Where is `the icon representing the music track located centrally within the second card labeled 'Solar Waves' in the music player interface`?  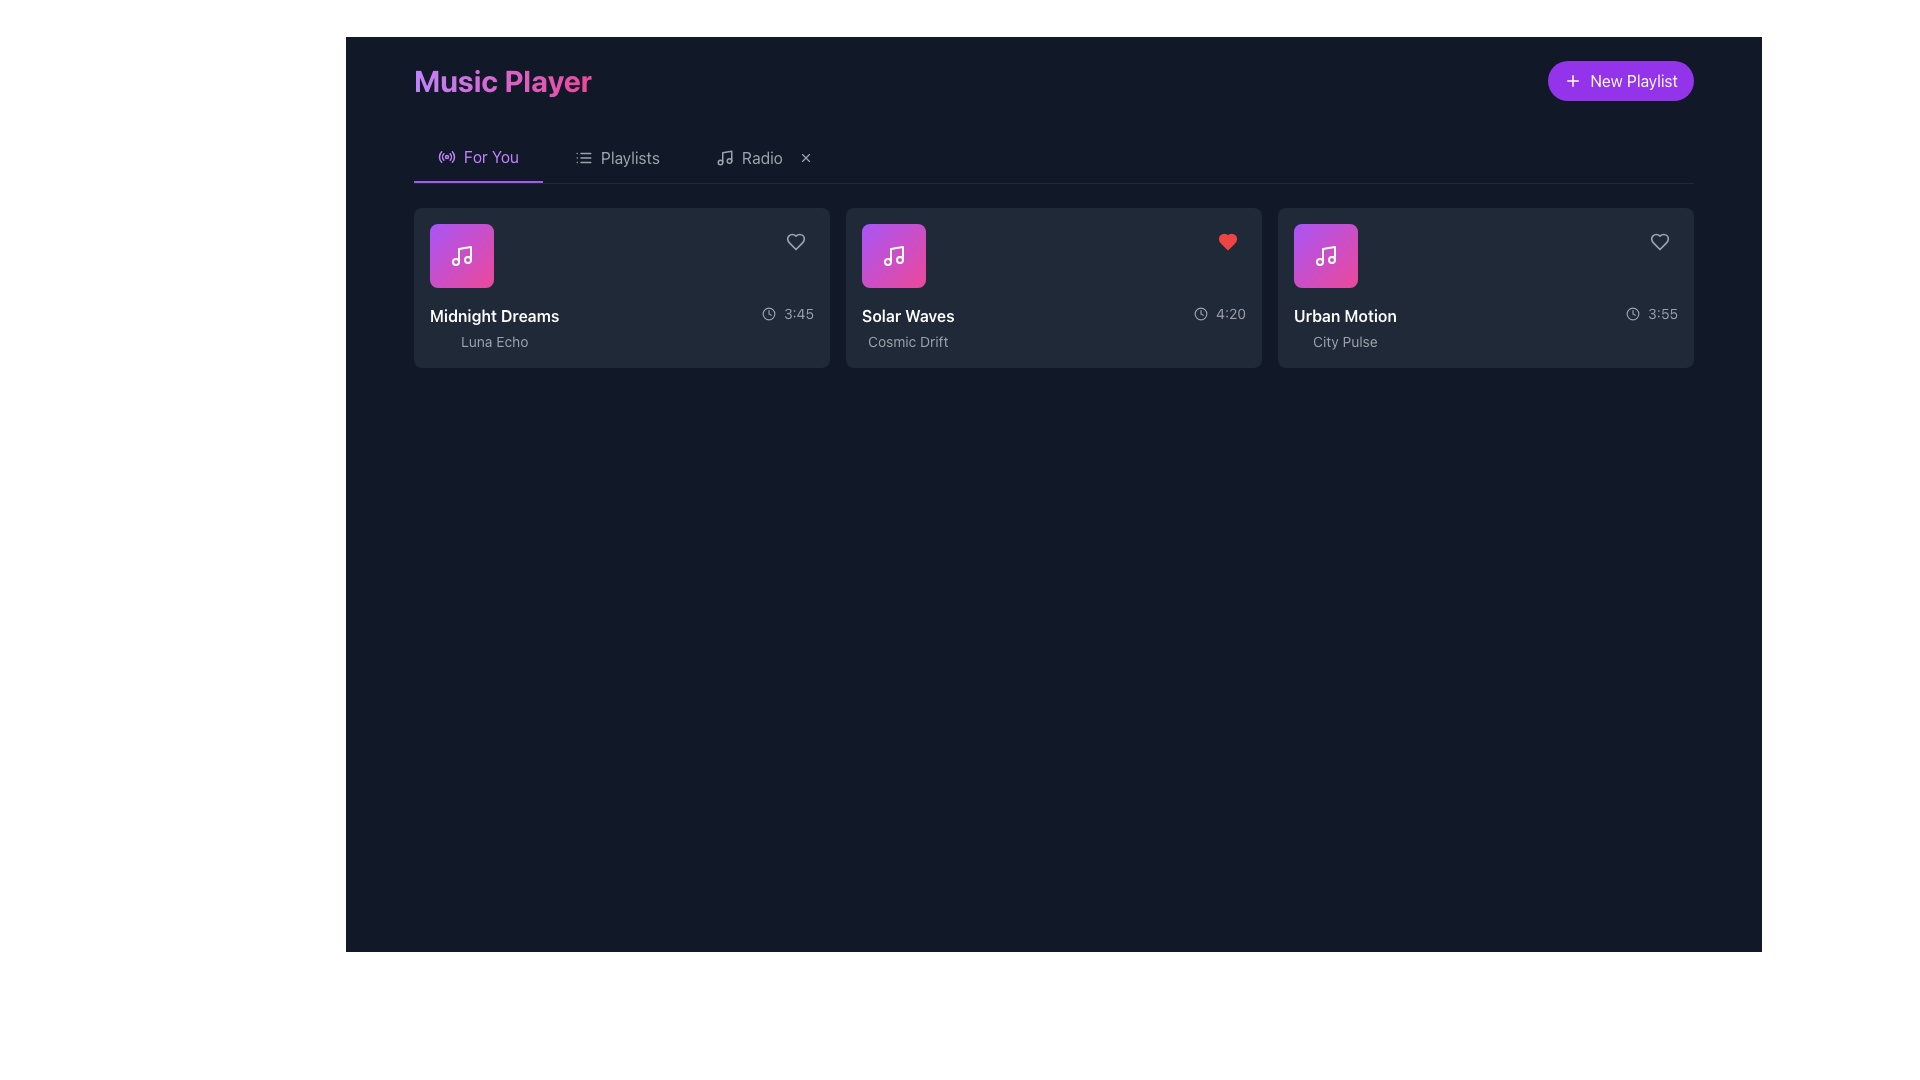
the icon representing the music track located centrally within the second card labeled 'Solar Waves' in the music player interface is located at coordinates (892, 254).